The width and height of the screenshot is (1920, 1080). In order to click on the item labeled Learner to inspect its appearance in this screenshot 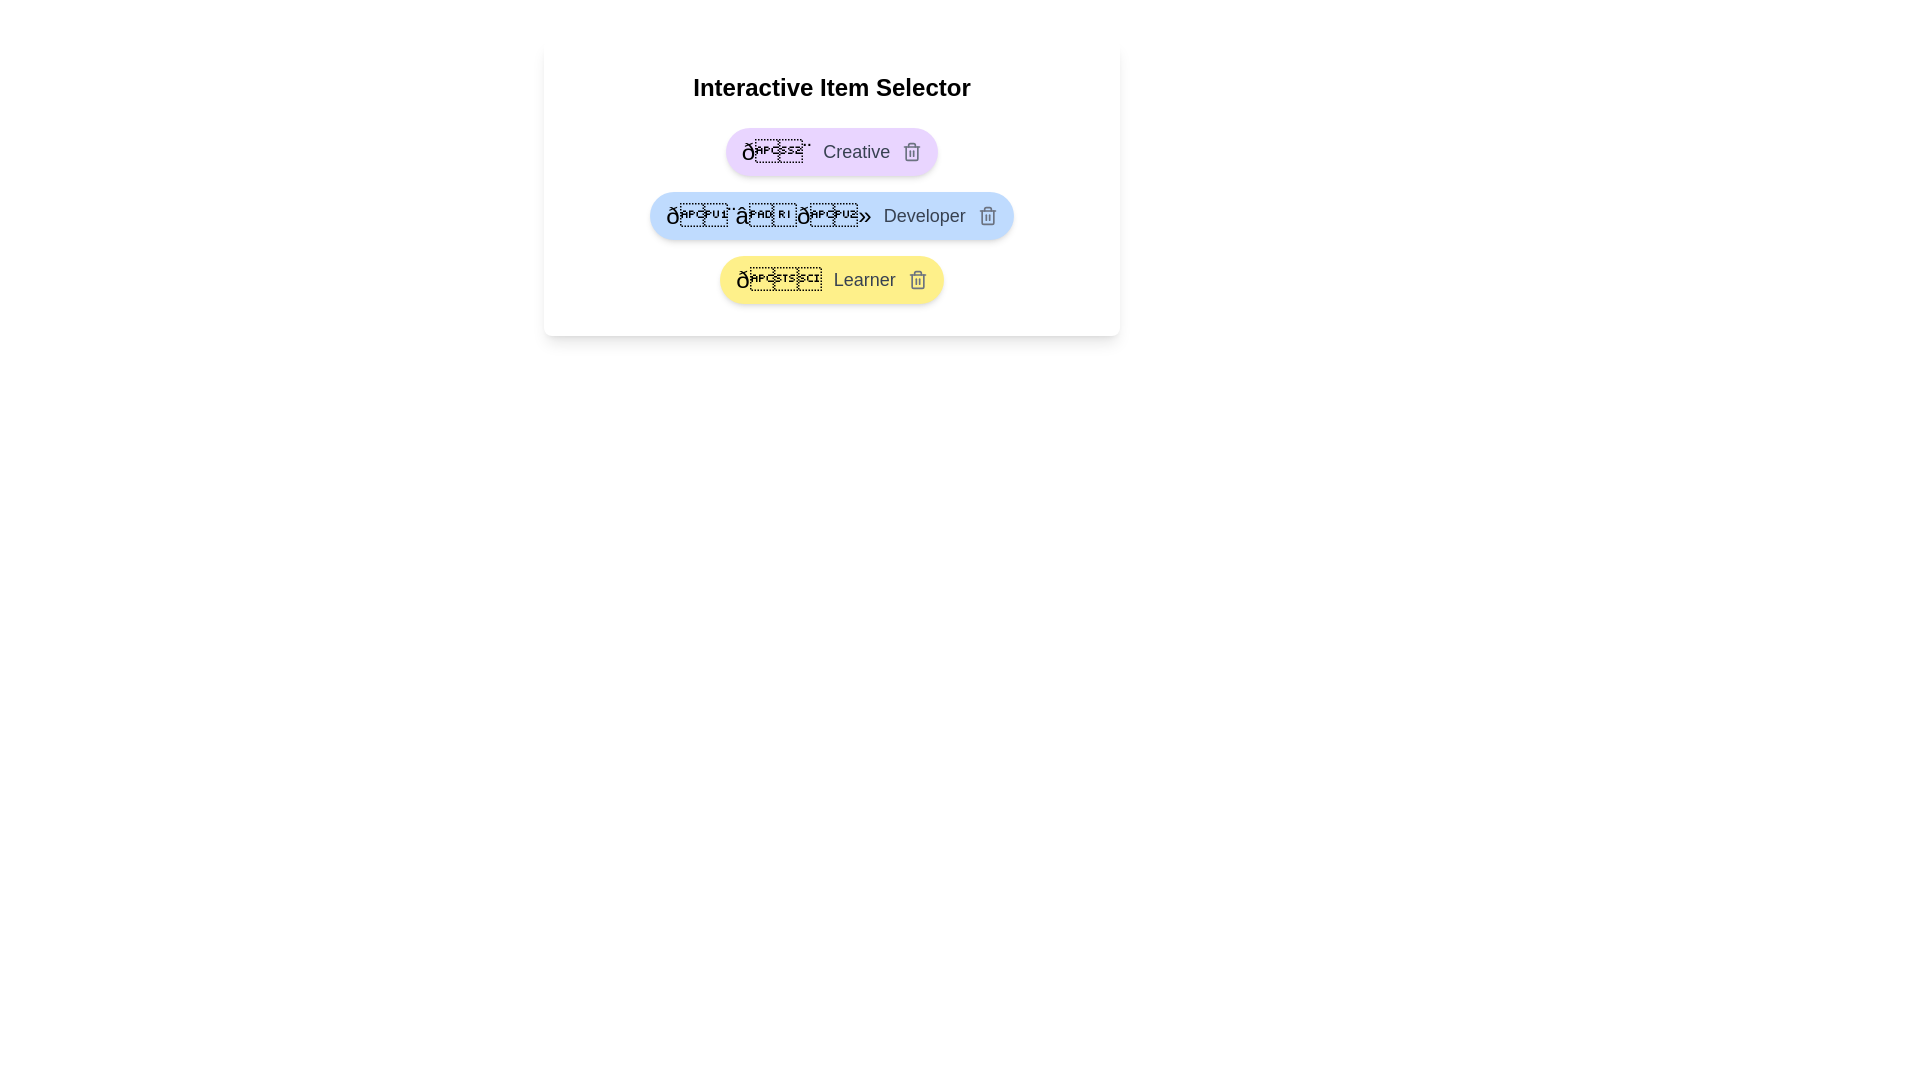, I will do `click(831, 280)`.